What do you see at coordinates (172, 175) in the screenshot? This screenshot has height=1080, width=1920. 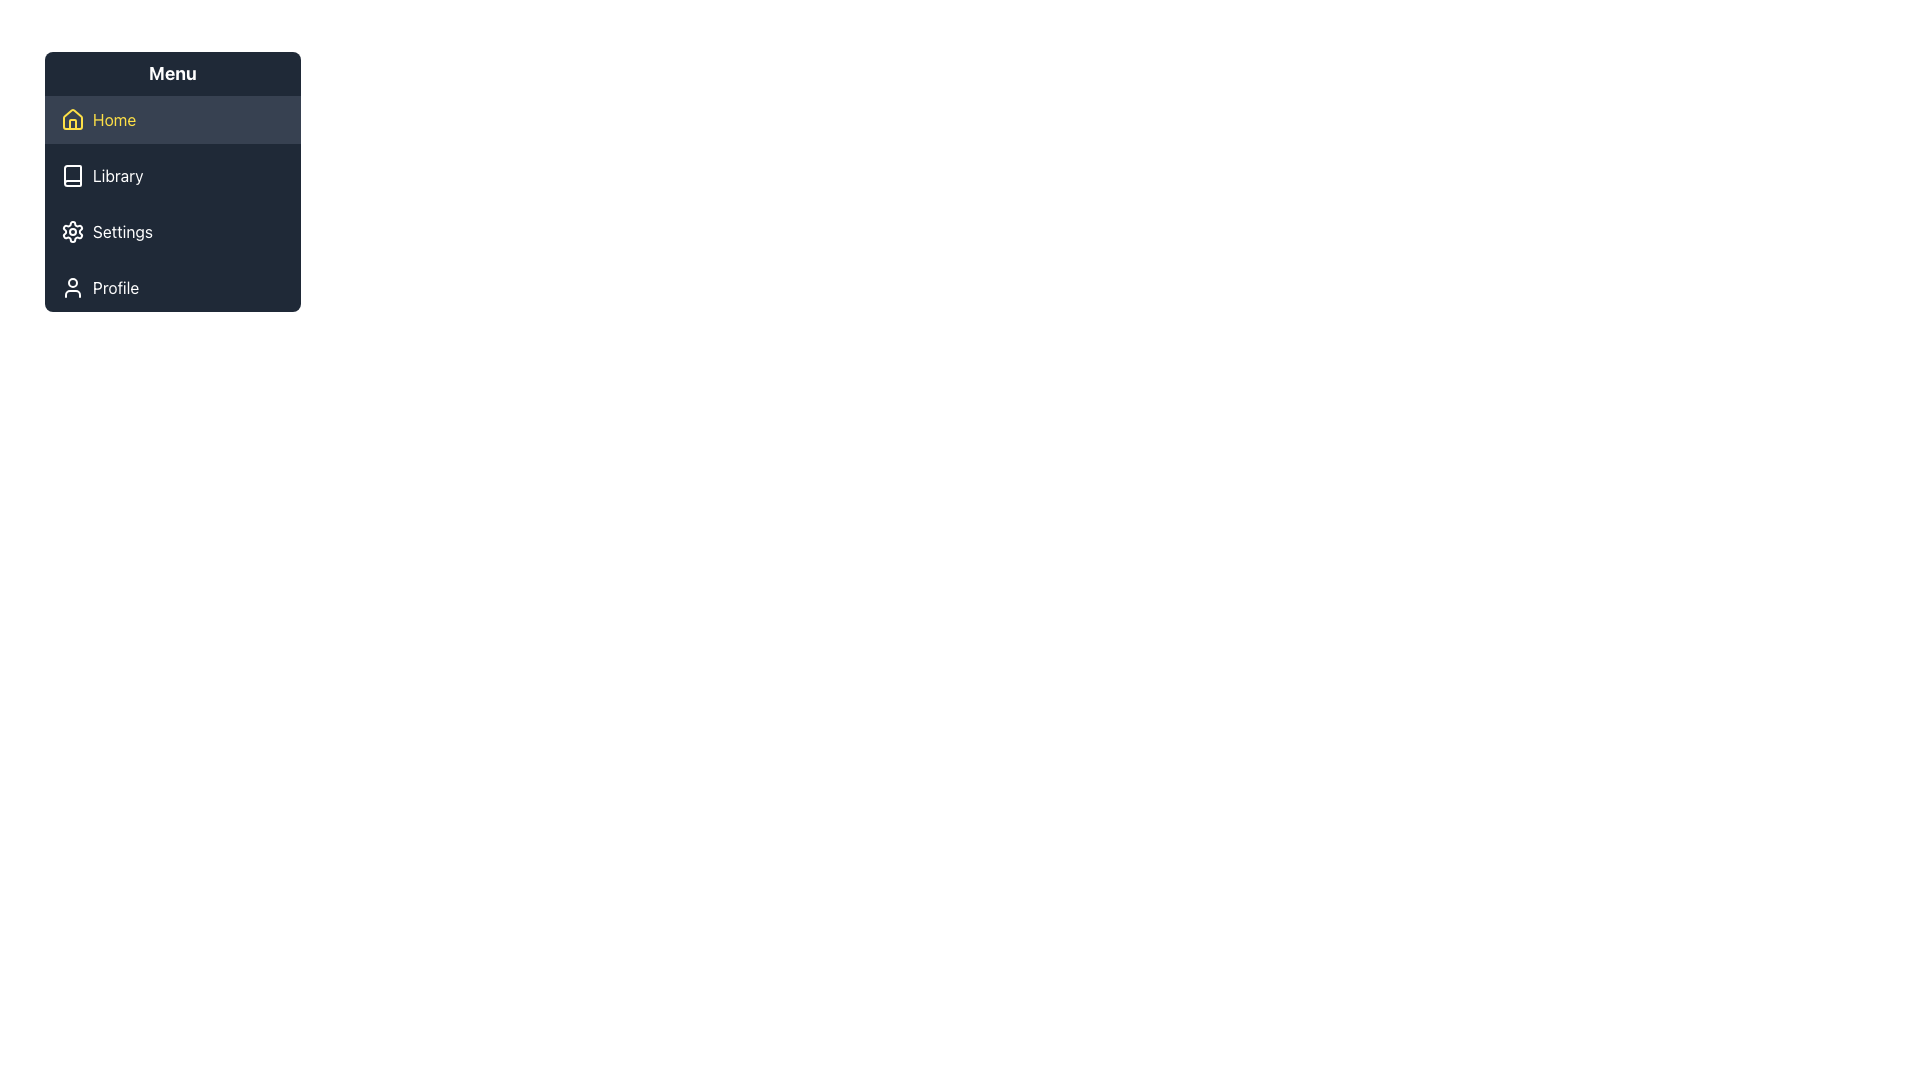 I see `the 'Library' menu item, which is the second option in the vertical stack of menu options in the left sidebar` at bounding box center [172, 175].